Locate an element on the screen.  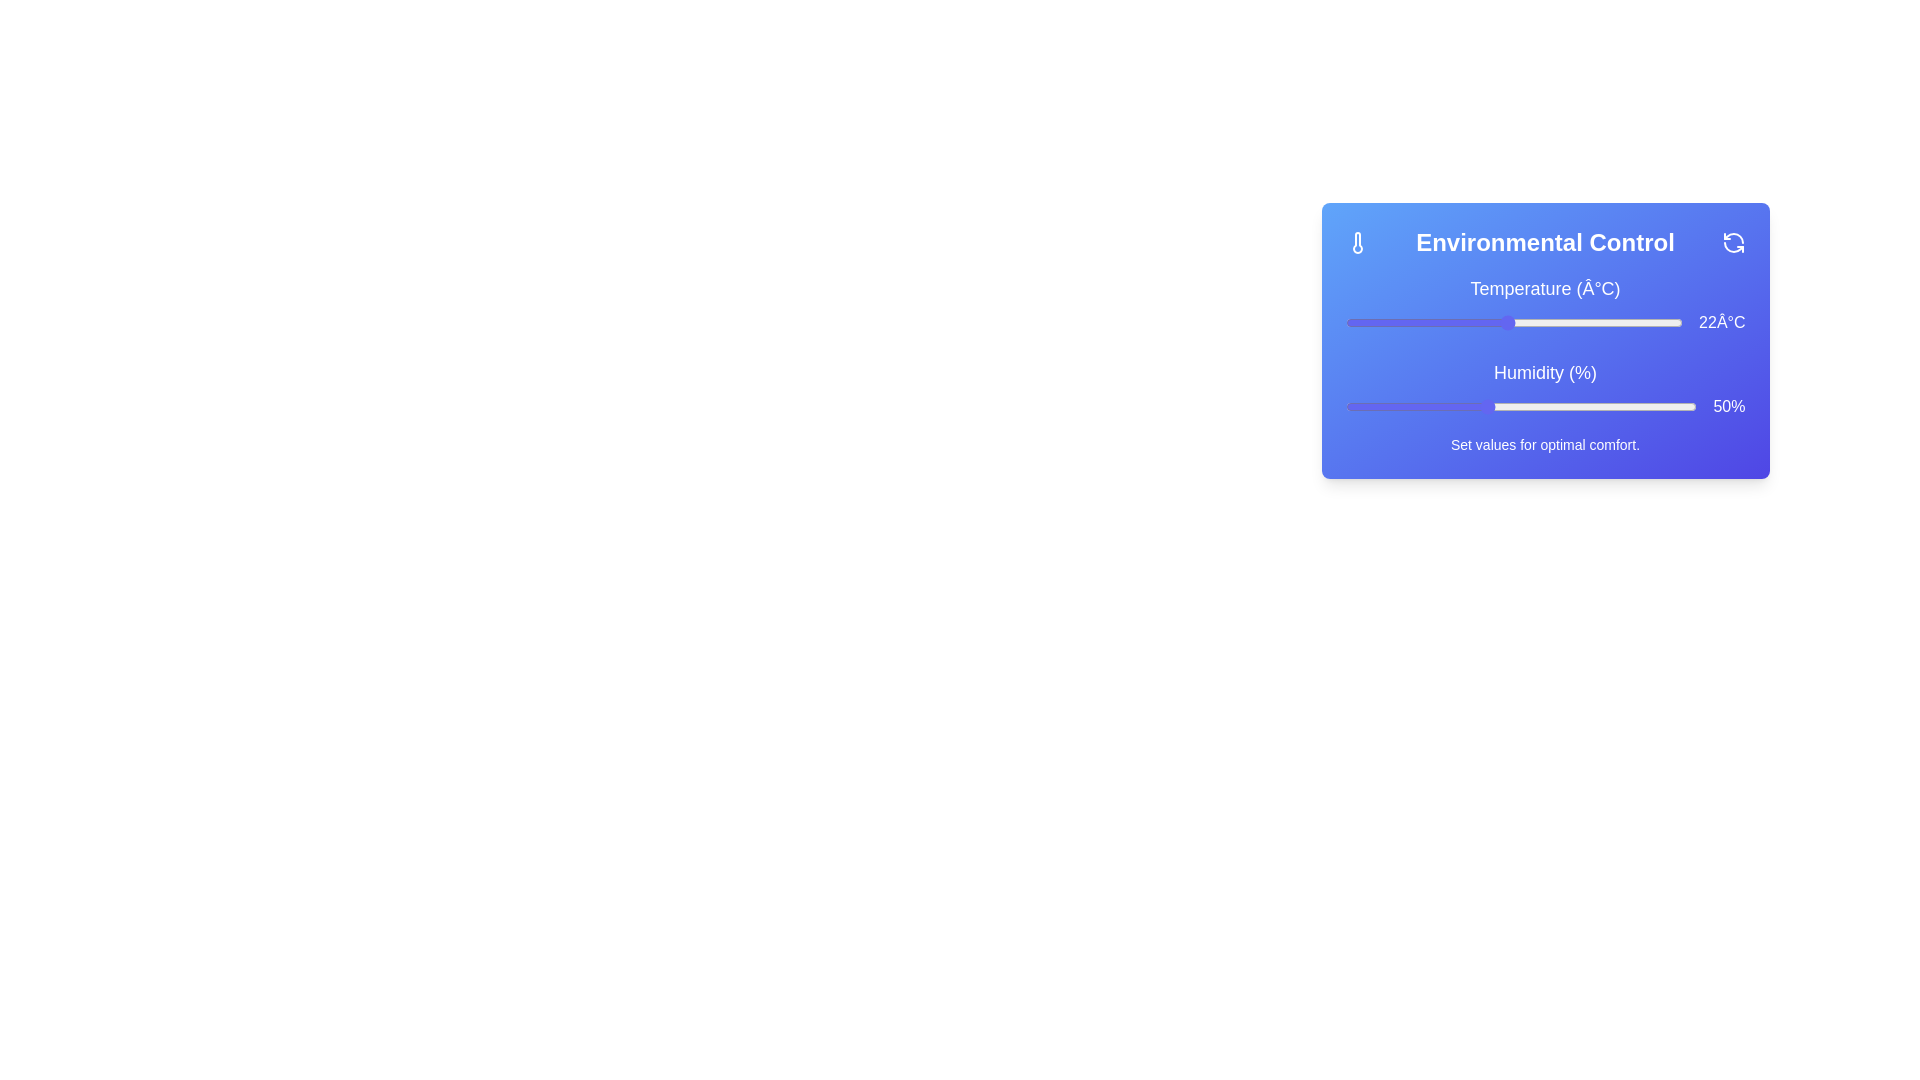
the humidity slider to set the humidity to 42% is located at coordinates (1429, 406).